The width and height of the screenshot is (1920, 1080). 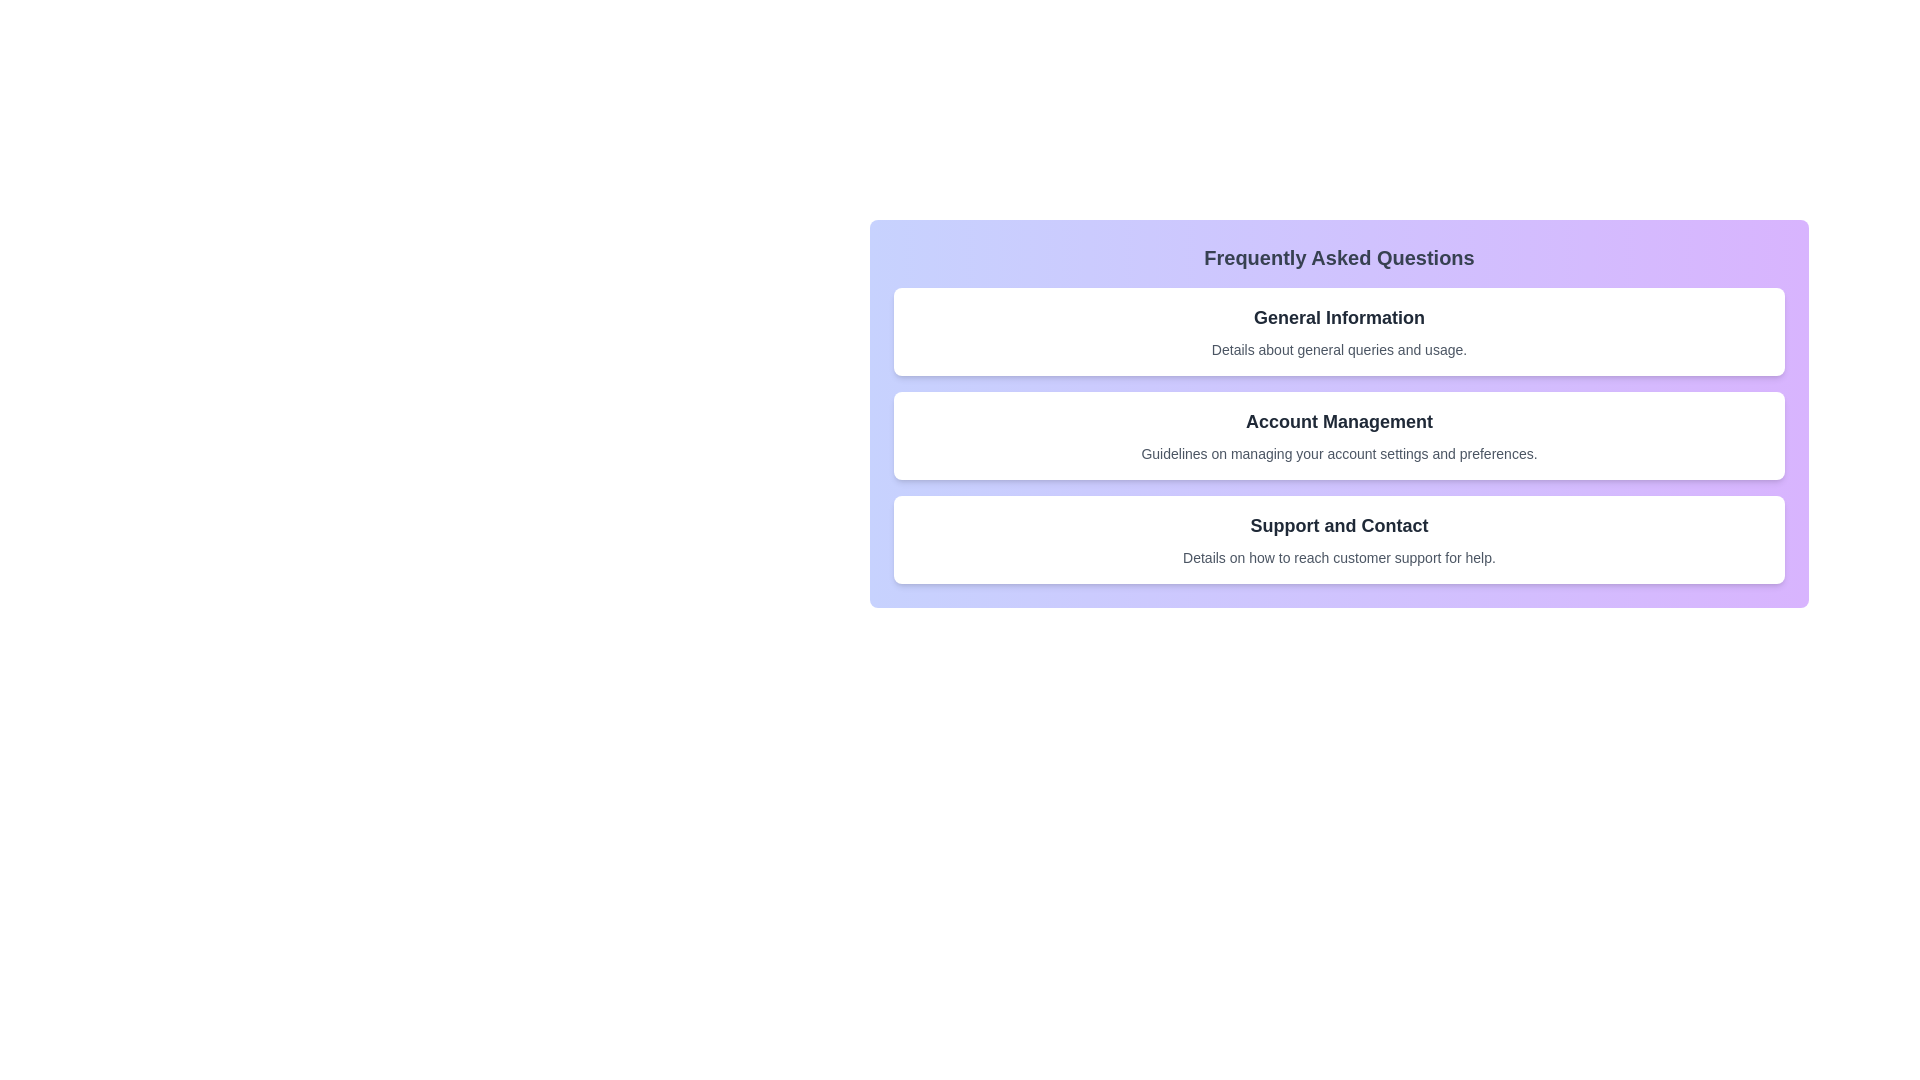 I want to click on the 'Account Management' informative card, which is the second card in a vertical stack, featuring bold black text and a white background, so click(x=1339, y=434).